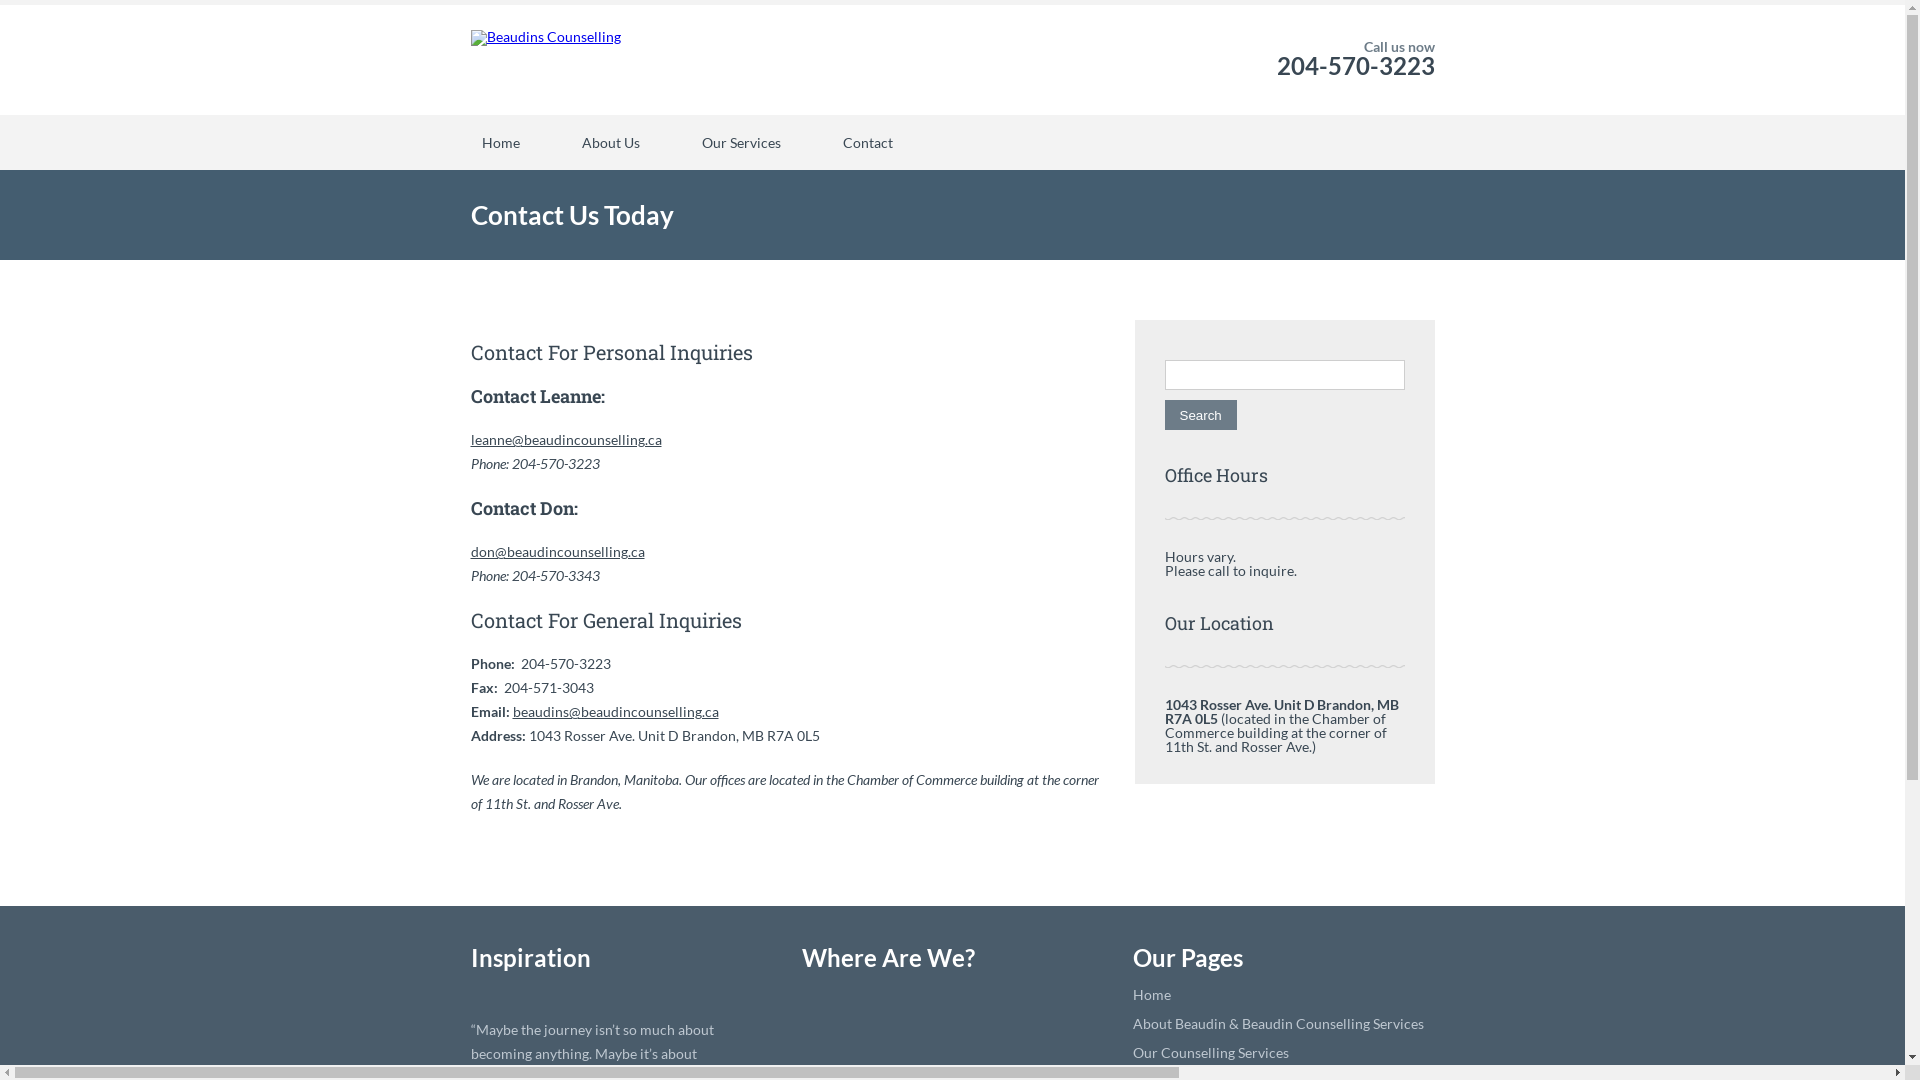 This screenshot has width=1920, height=1080. Describe the element at coordinates (564, 438) in the screenshot. I see `'leanne@beaudincounselling.ca'` at that location.